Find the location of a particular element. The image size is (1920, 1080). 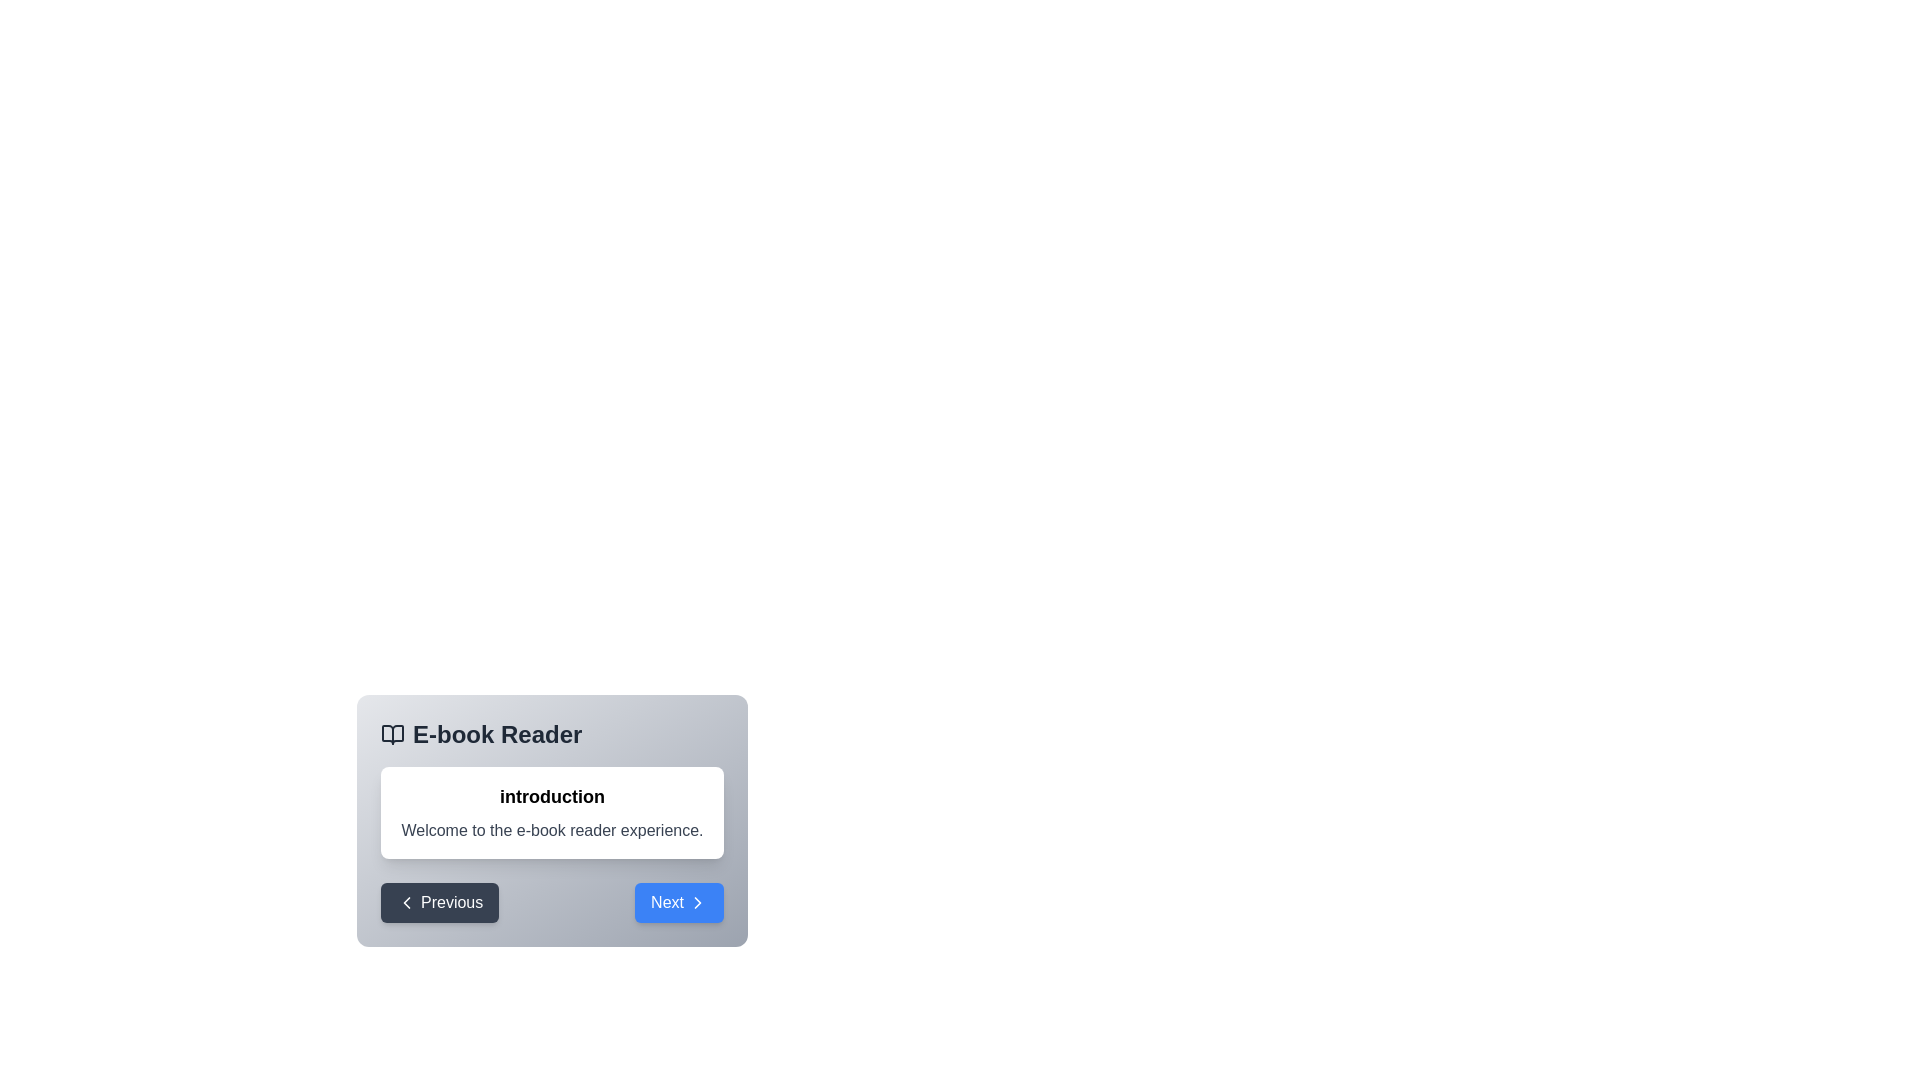

the forward navigation icon located within the 'Next' button at the bottom-right of the 'E-book Reader' dialog box is located at coordinates (697, 902).